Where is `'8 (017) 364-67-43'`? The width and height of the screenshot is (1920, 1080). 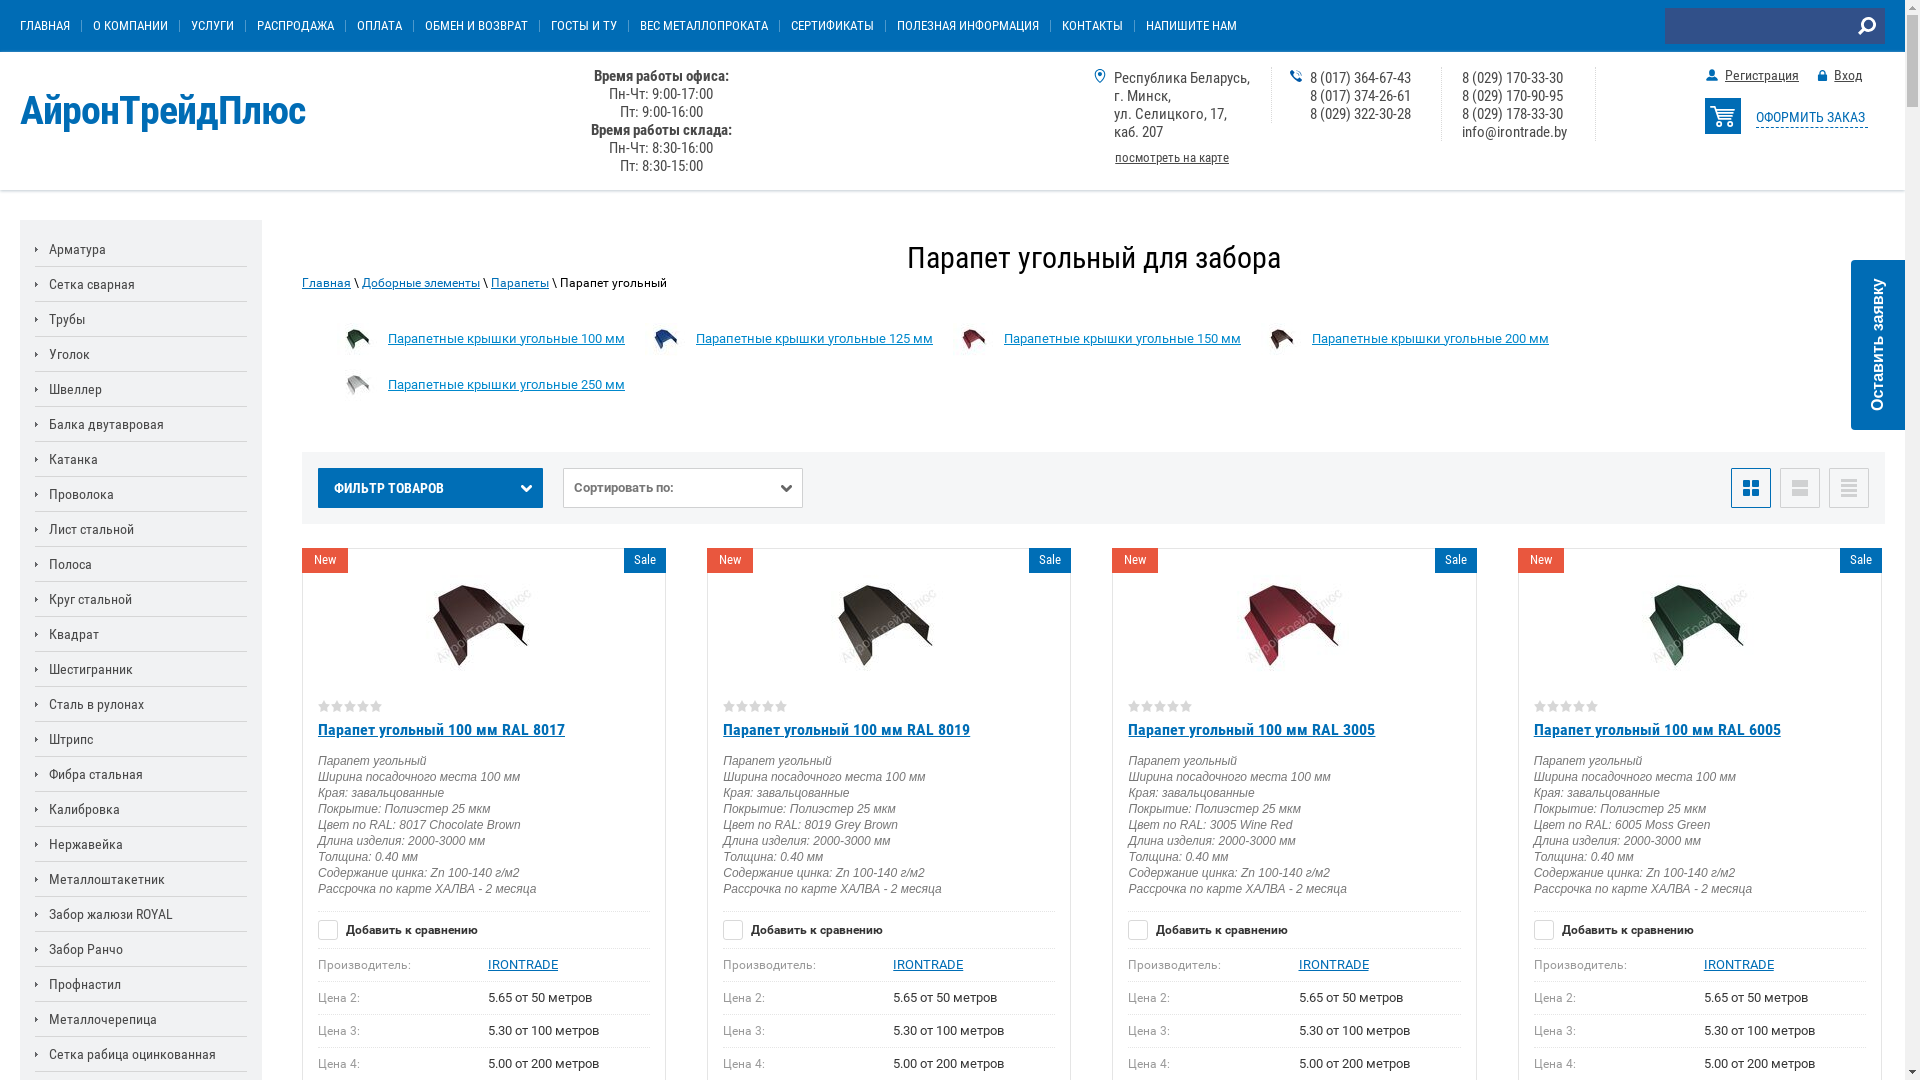
'8 (017) 364-67-43' is located at coordinates (1360, 76).